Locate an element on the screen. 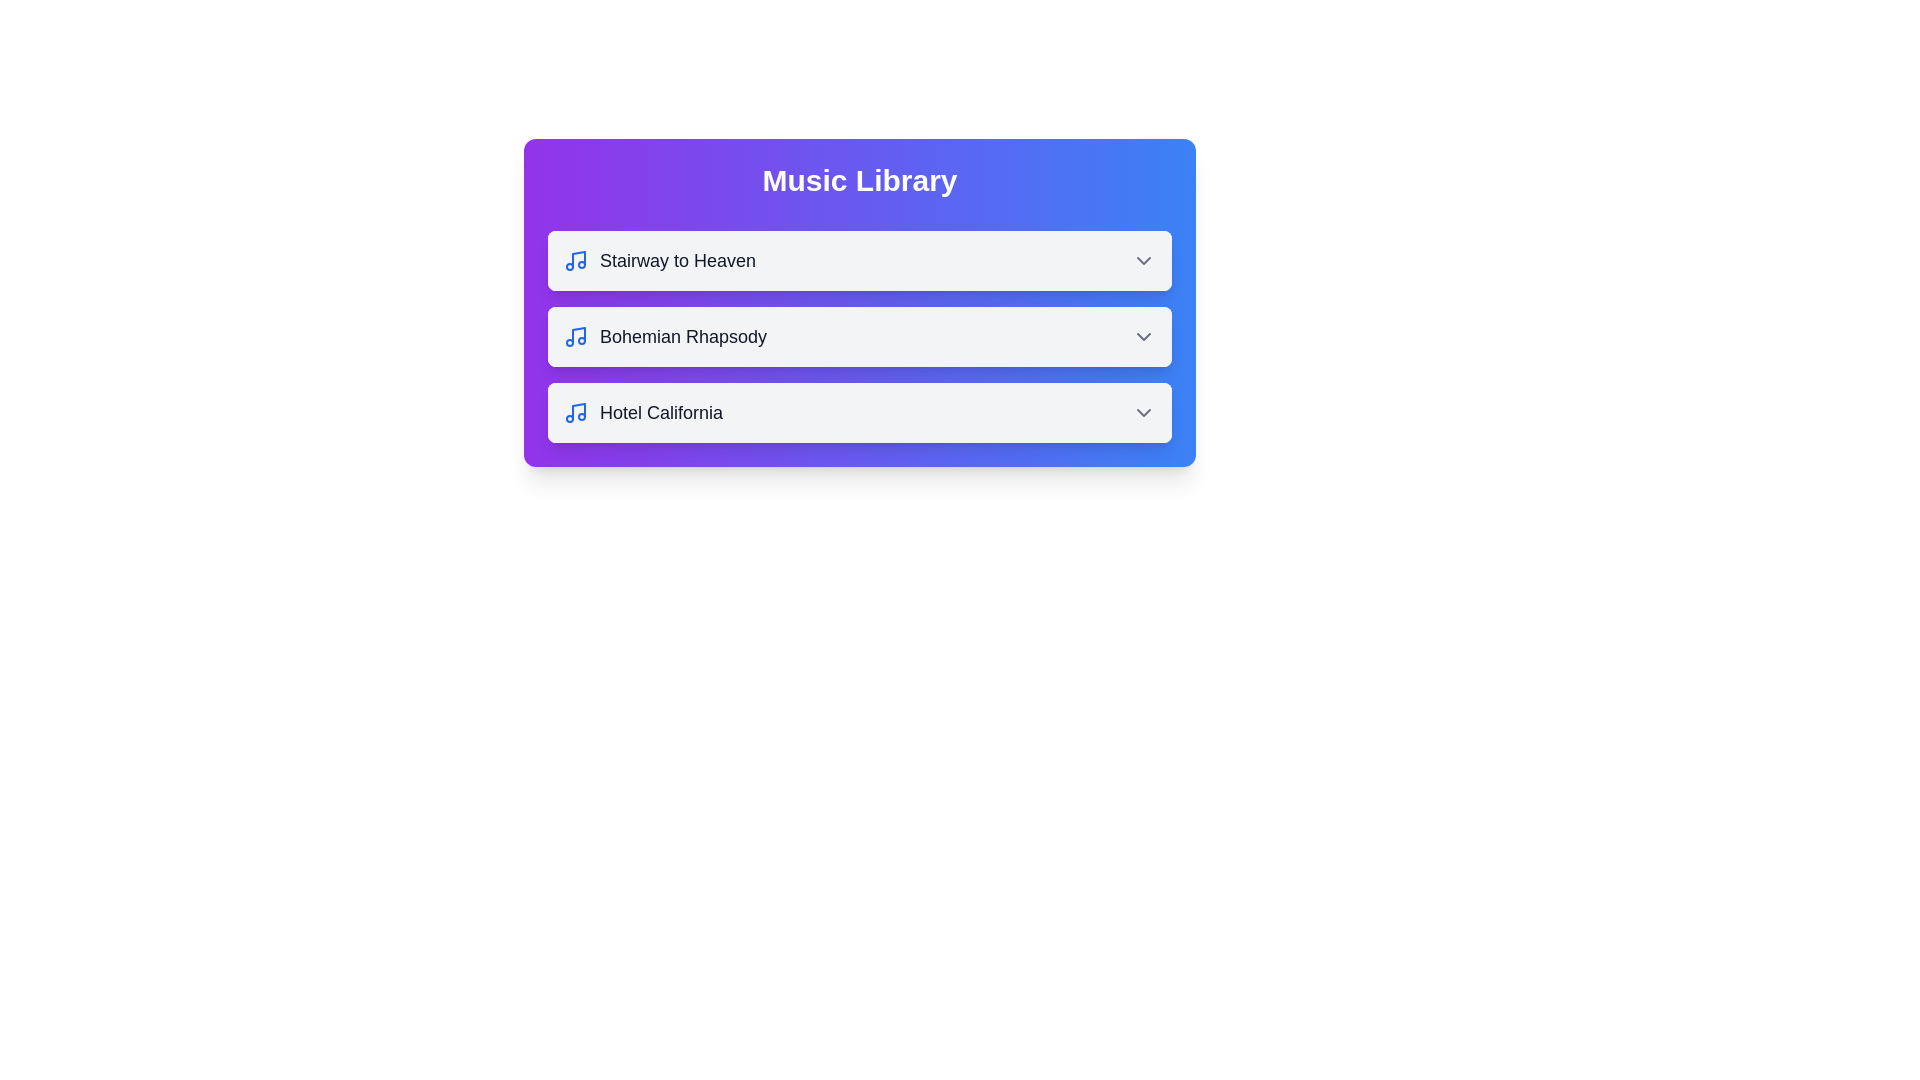 This screenshot has width=1920, height=1080. text from the header label located at the top center of the music library interface, which serves as a title for the section is located at coordinates (859, 181).